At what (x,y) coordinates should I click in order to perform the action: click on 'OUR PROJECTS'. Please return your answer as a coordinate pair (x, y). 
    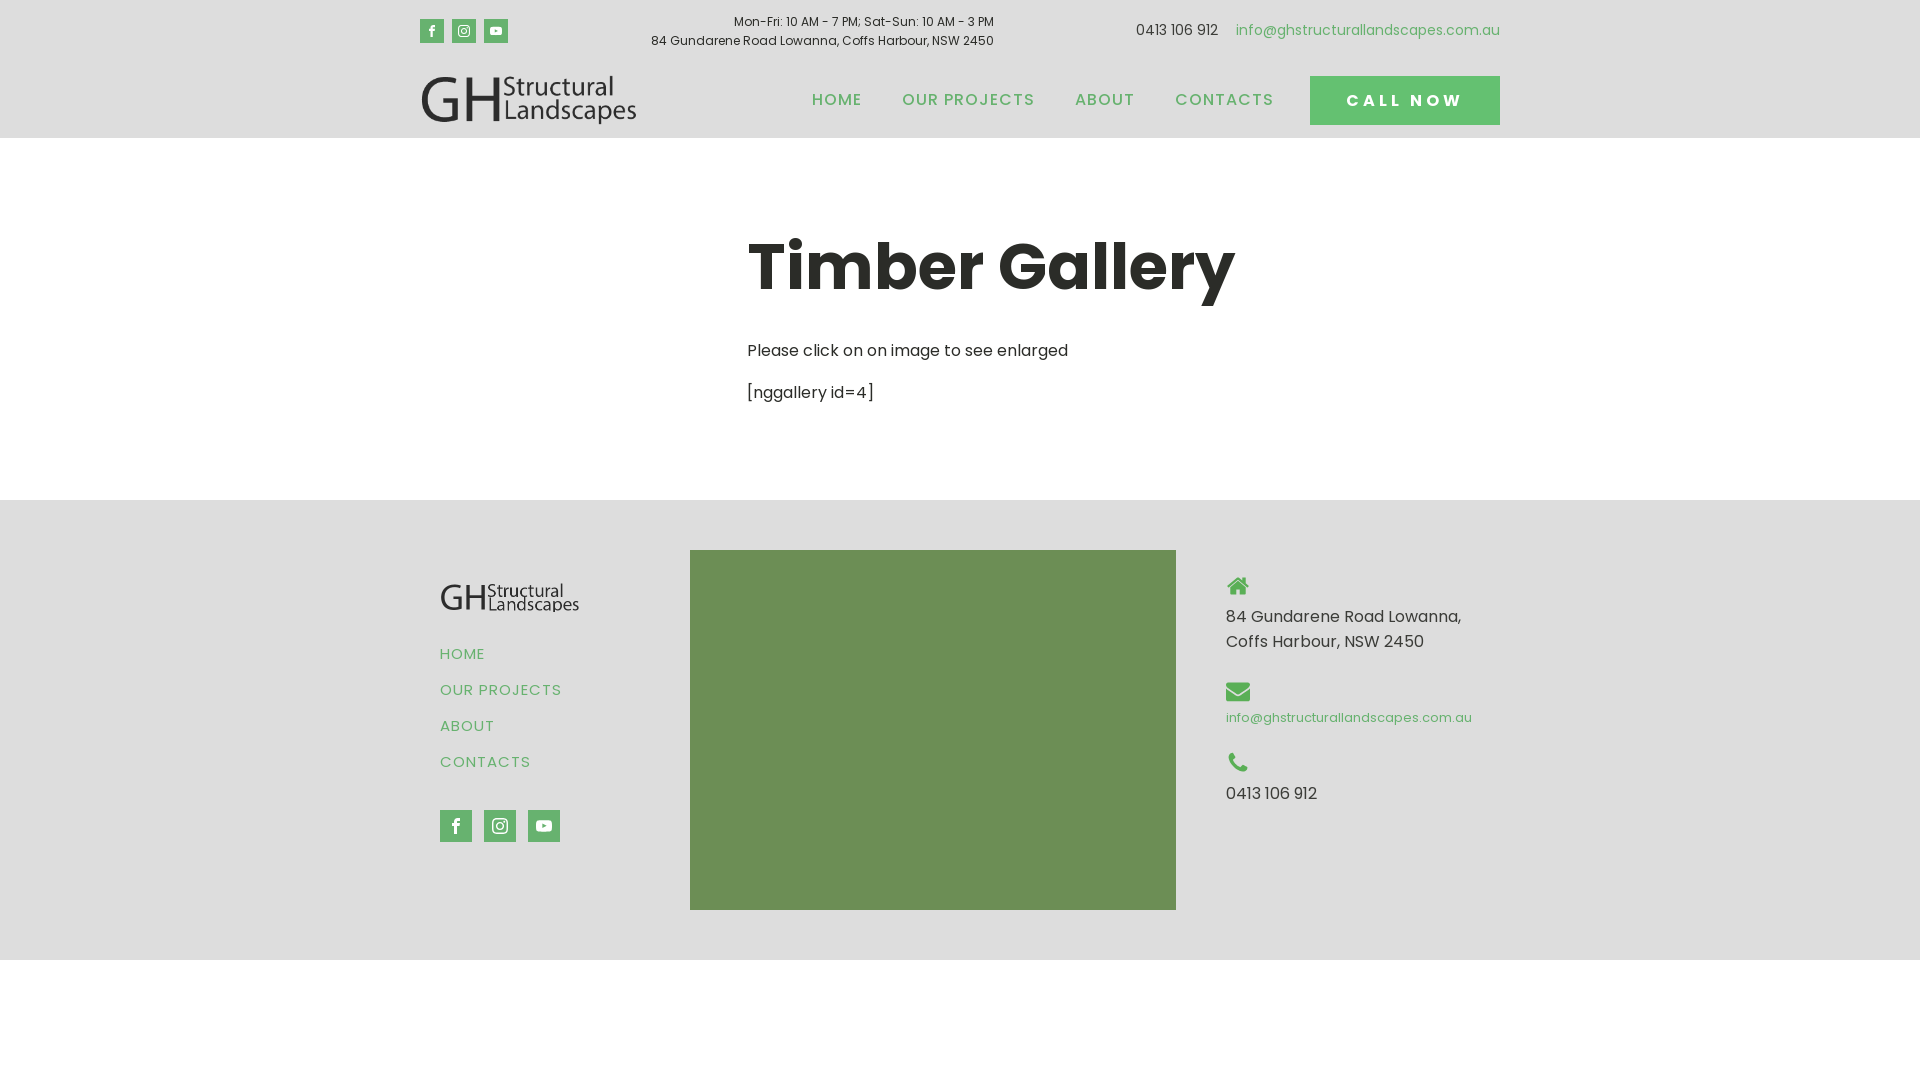
    Looking at the image, I should click on (881, 100).